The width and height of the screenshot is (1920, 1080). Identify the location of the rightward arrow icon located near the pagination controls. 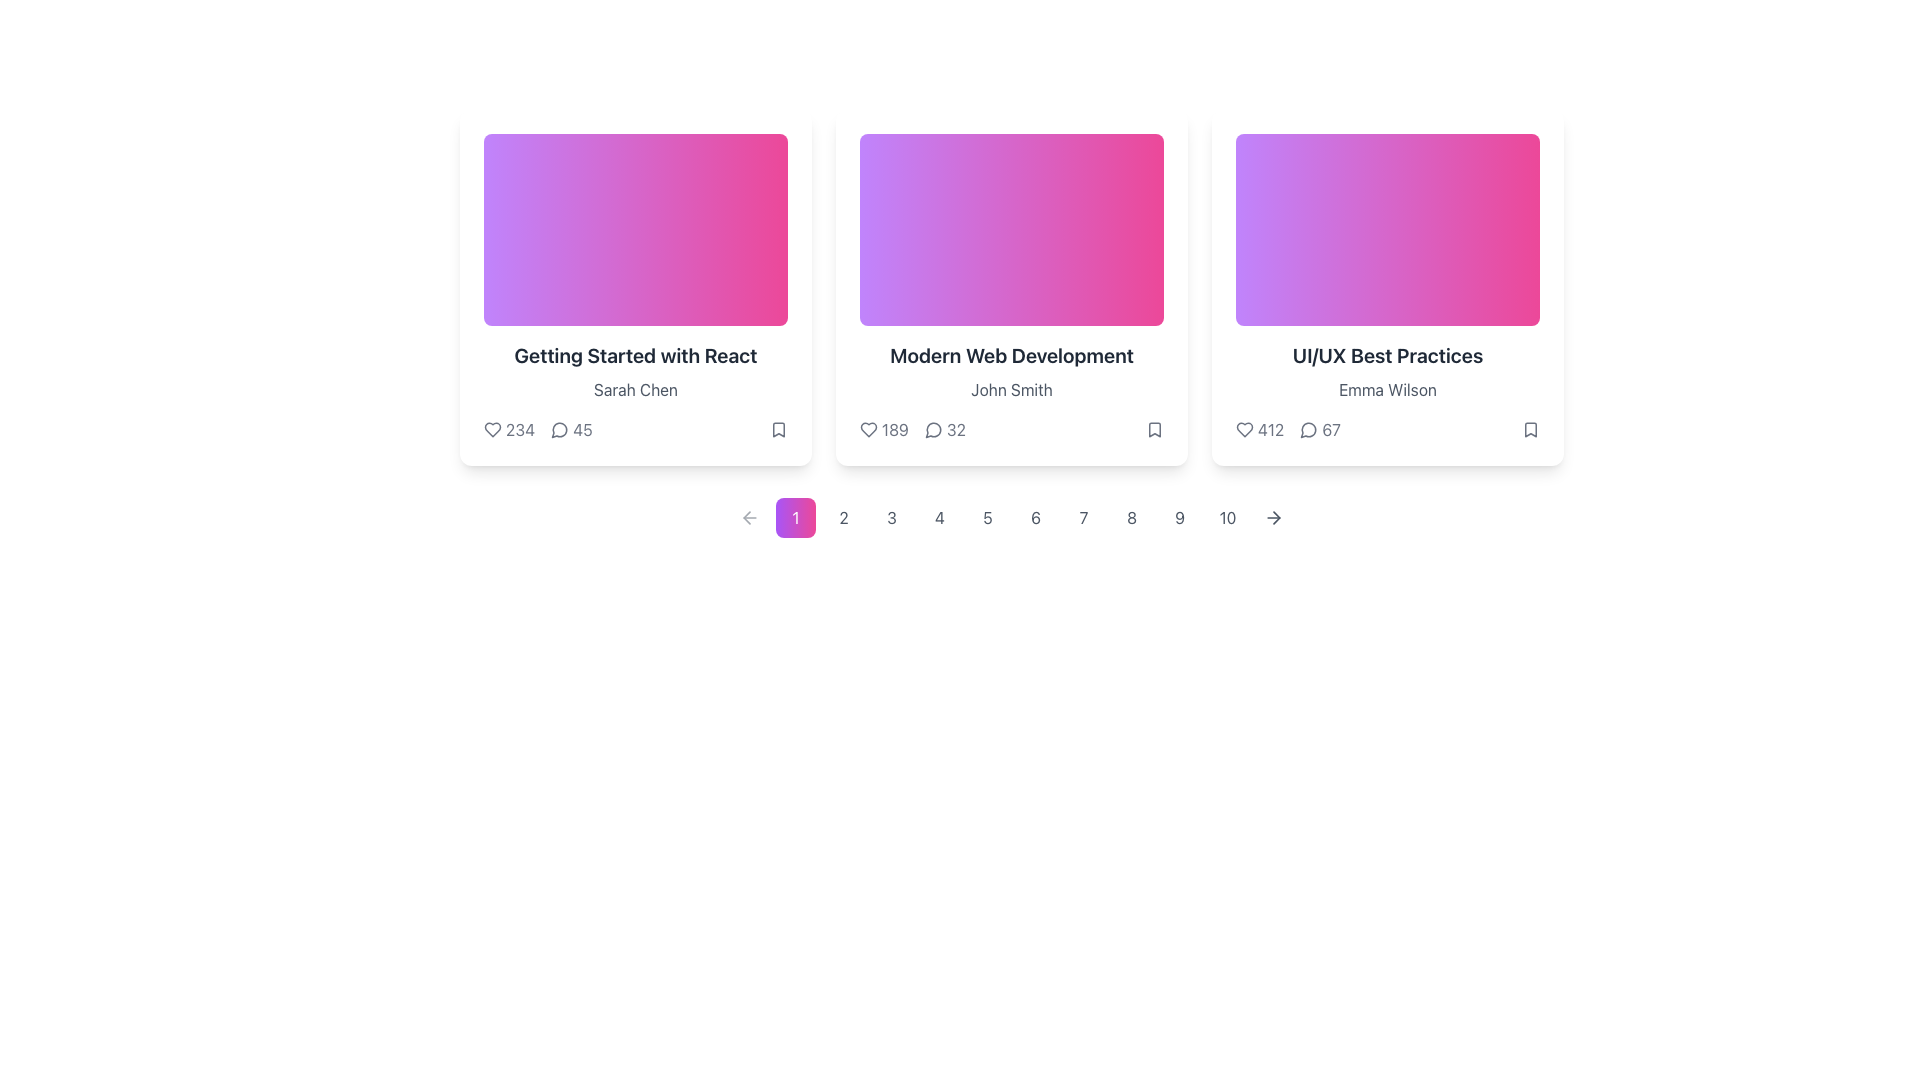
(1275, 516).